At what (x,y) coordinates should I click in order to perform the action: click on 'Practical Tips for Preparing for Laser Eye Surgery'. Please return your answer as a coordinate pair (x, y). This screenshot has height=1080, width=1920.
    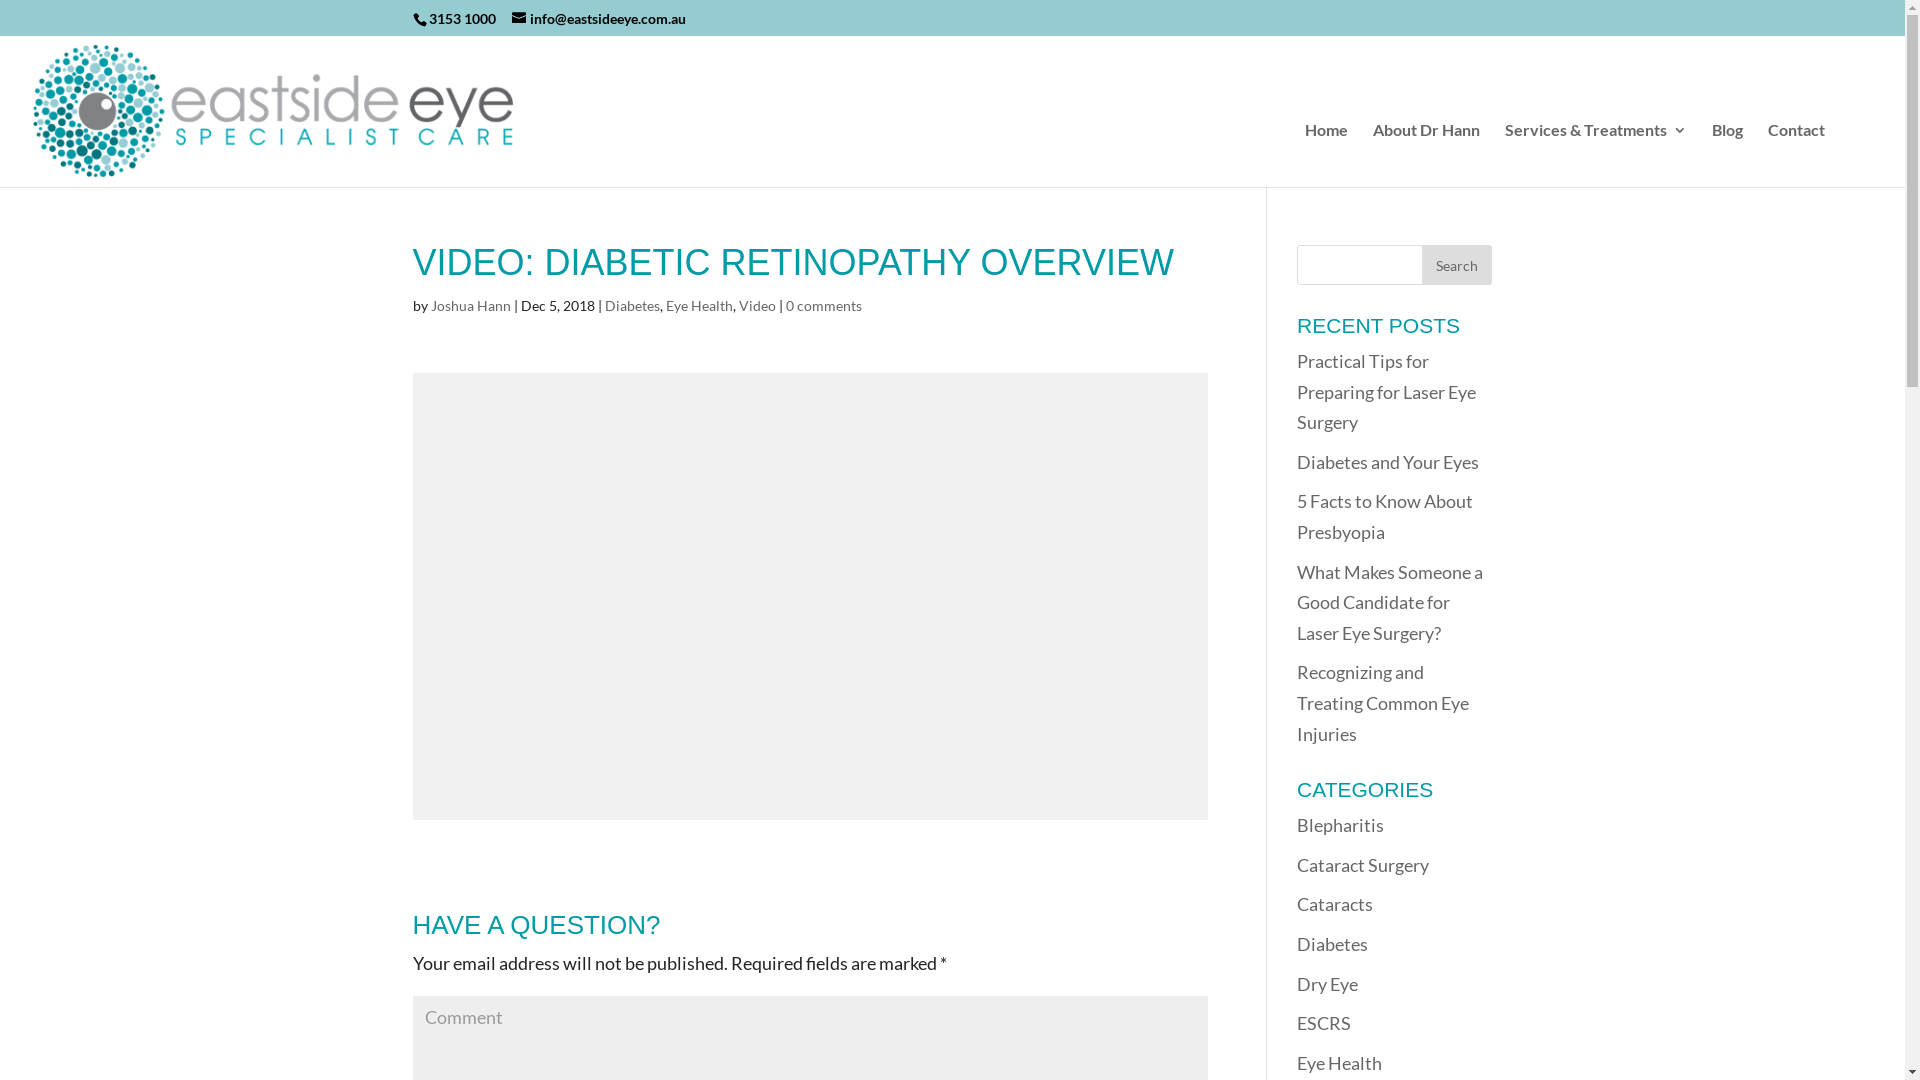
    Looking at the image, I should click on (1385, 391).